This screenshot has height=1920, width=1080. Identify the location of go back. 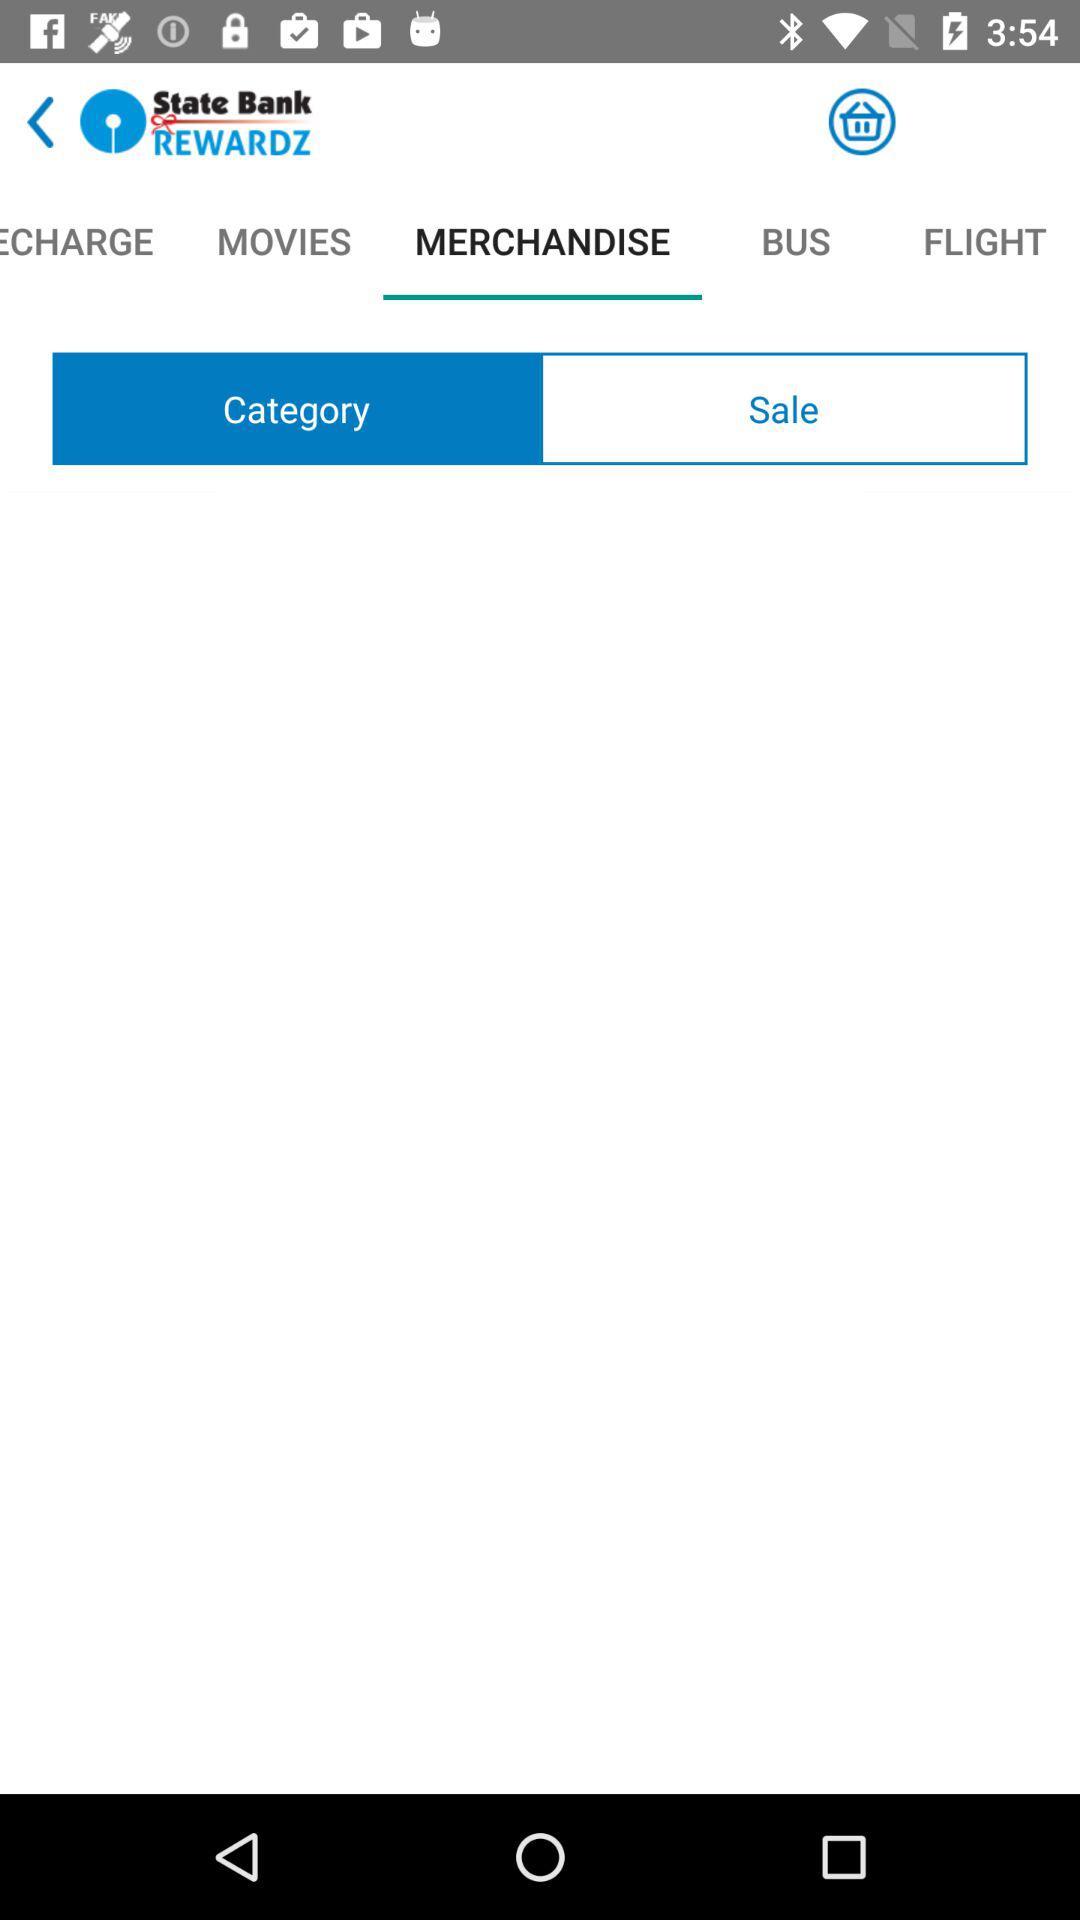
(40, 121).